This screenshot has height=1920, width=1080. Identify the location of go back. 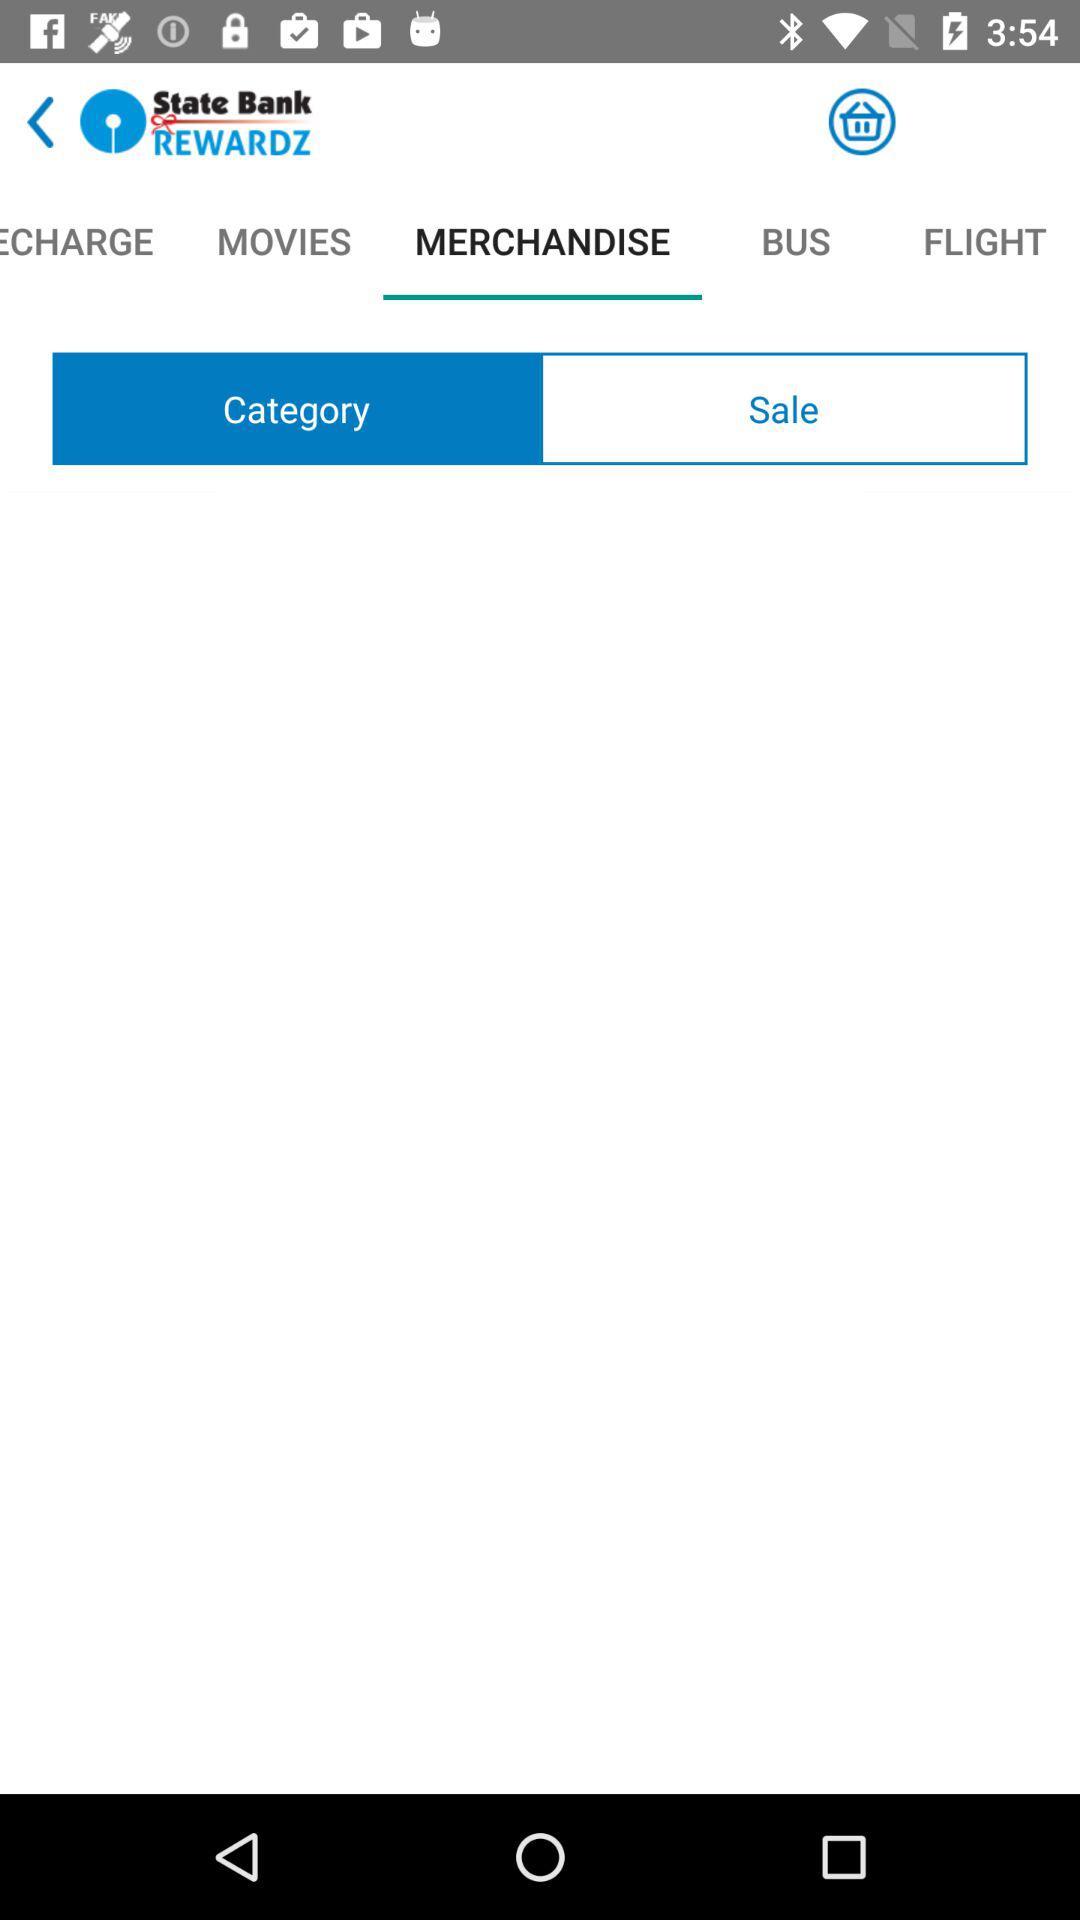
(40, 121).